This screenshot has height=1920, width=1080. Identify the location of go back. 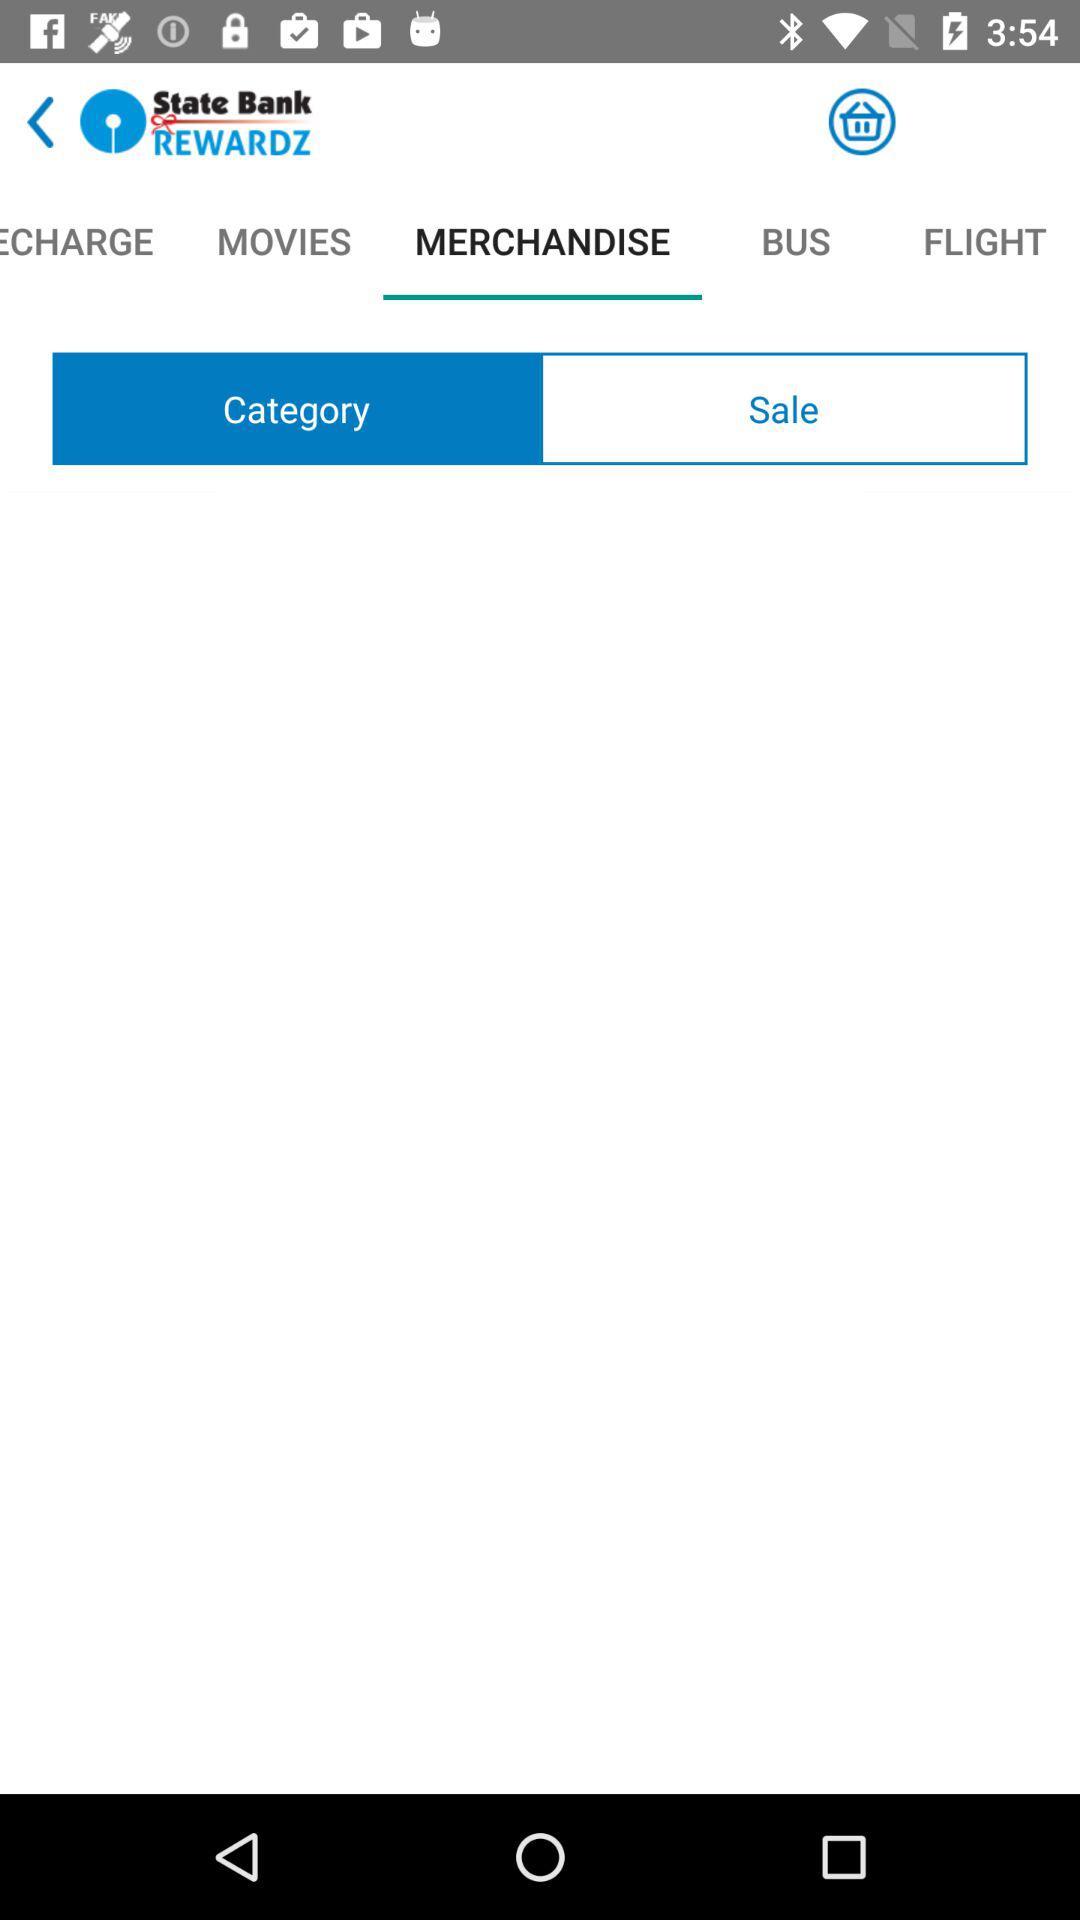
(40, 121).